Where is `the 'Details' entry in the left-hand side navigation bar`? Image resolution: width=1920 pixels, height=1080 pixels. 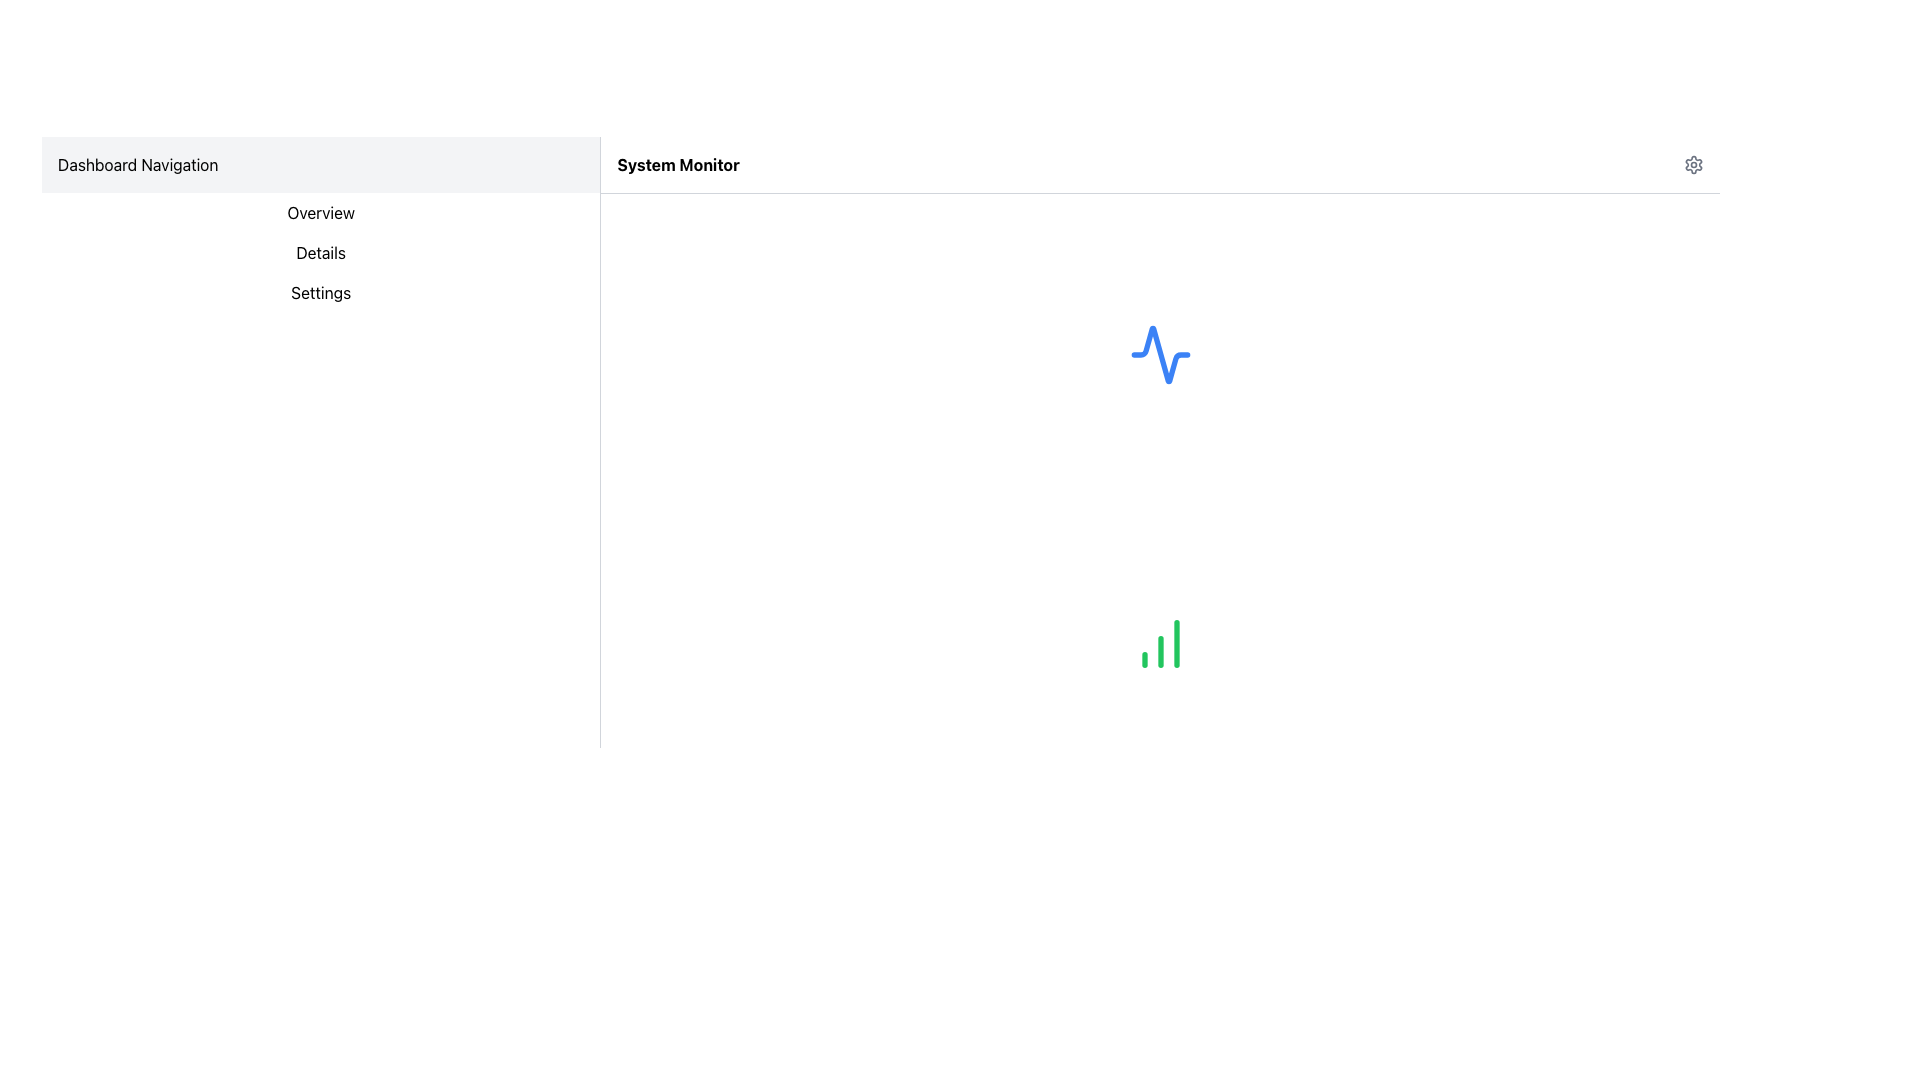
the 'Details' entry in the left-hand side navigation bar is located at coordinates (321, 252).